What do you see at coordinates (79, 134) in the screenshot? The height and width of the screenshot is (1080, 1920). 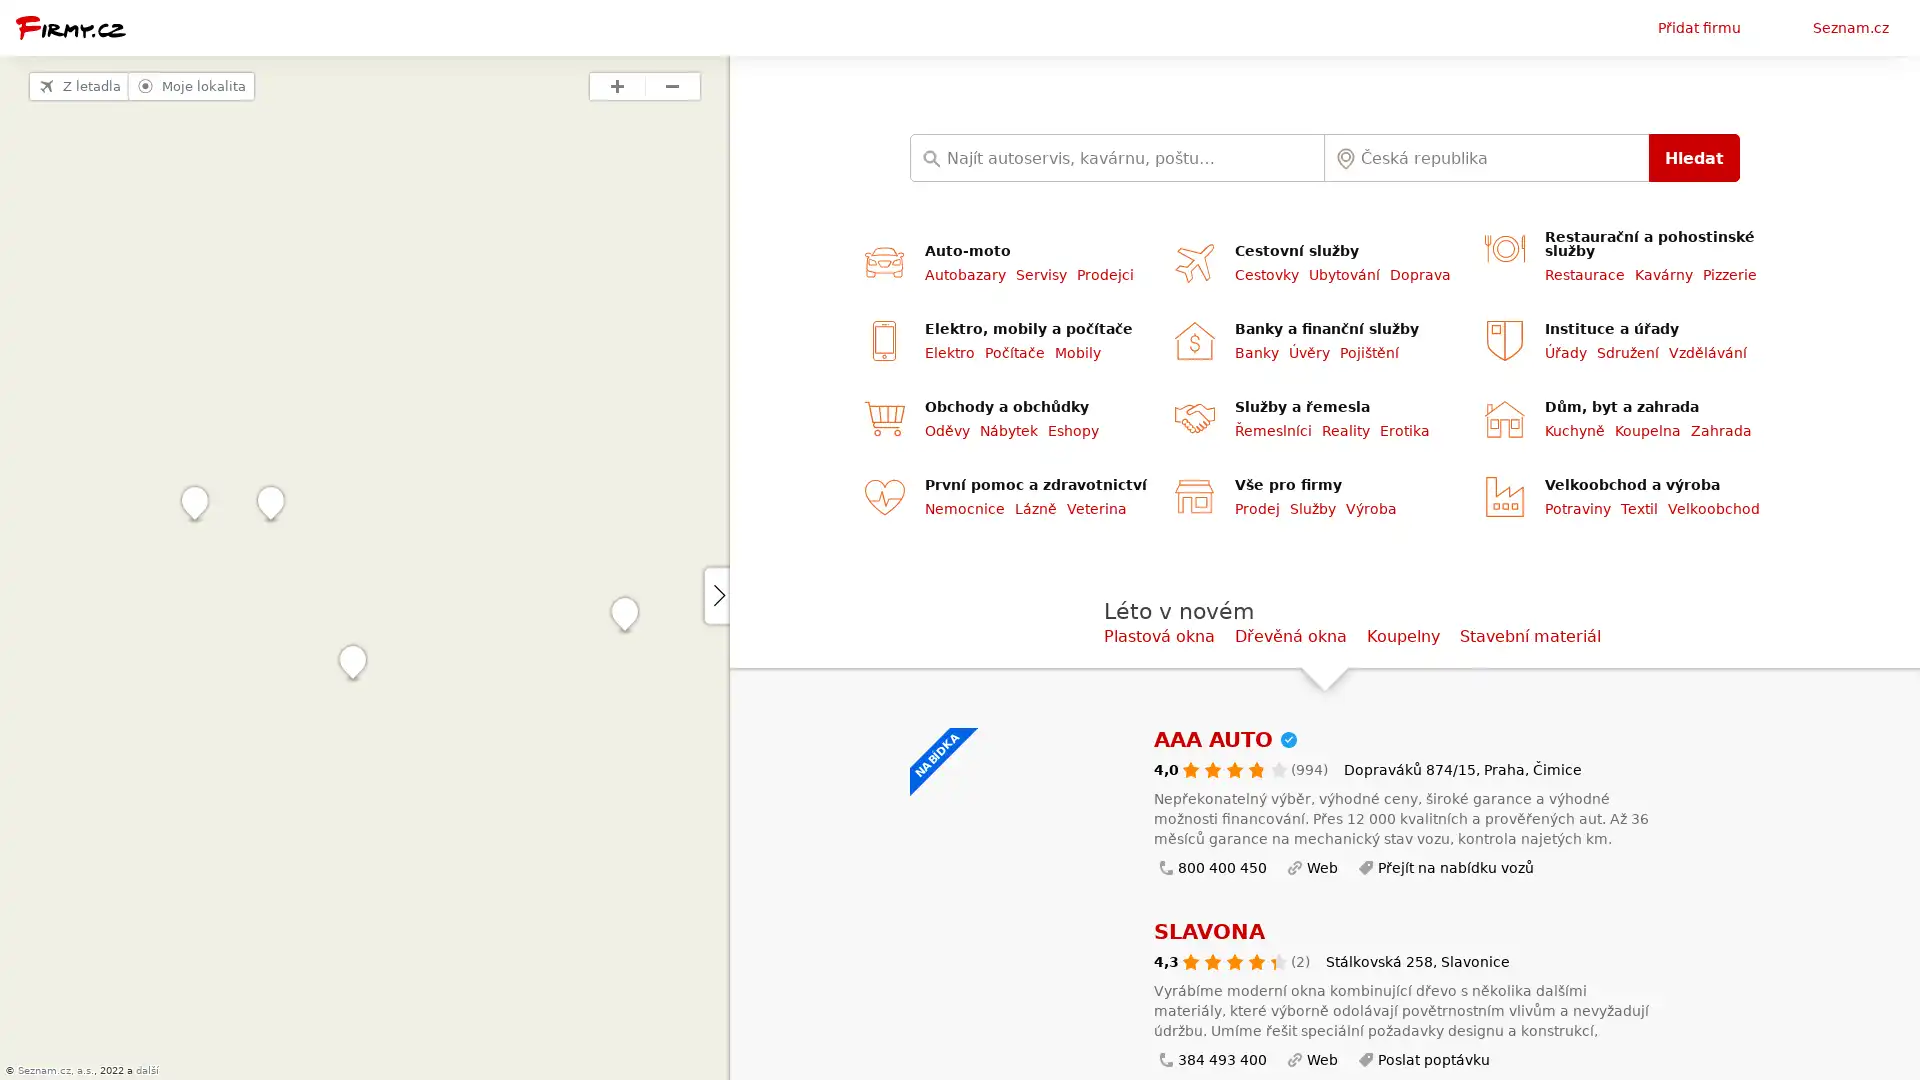 I see `Z letadla` at bounding box center [79, 134].